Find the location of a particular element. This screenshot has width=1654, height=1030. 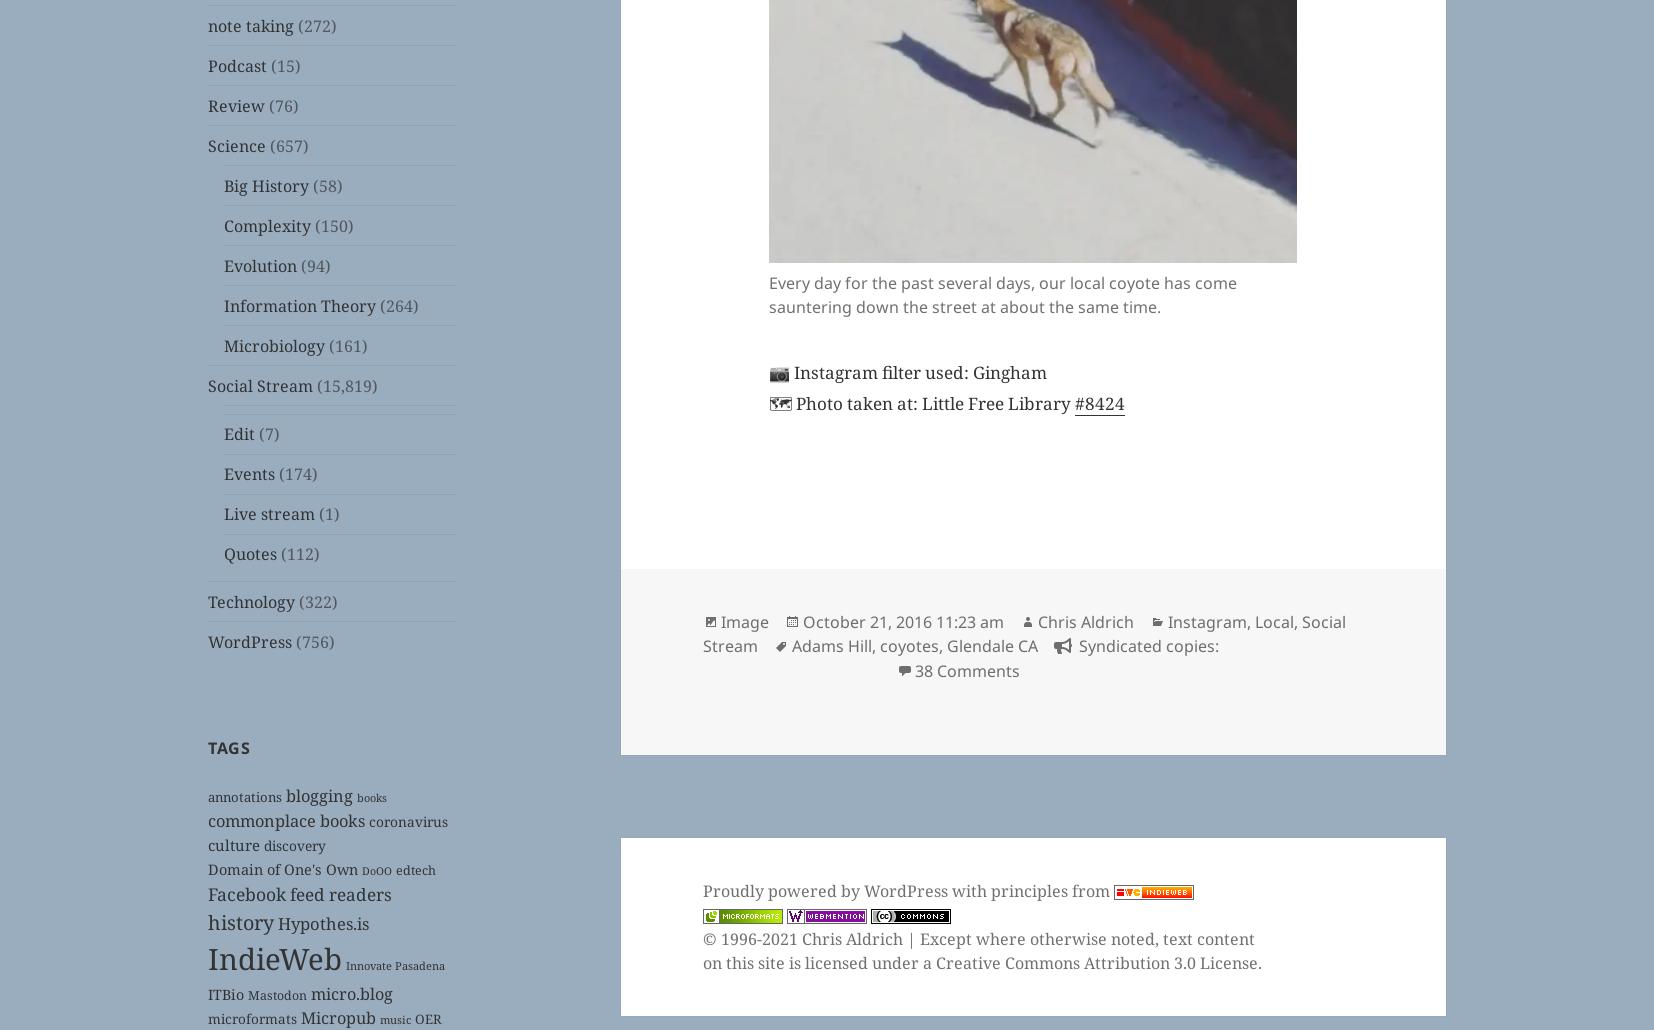

'Domain of One's Own' is located at coordinates (281, 869).